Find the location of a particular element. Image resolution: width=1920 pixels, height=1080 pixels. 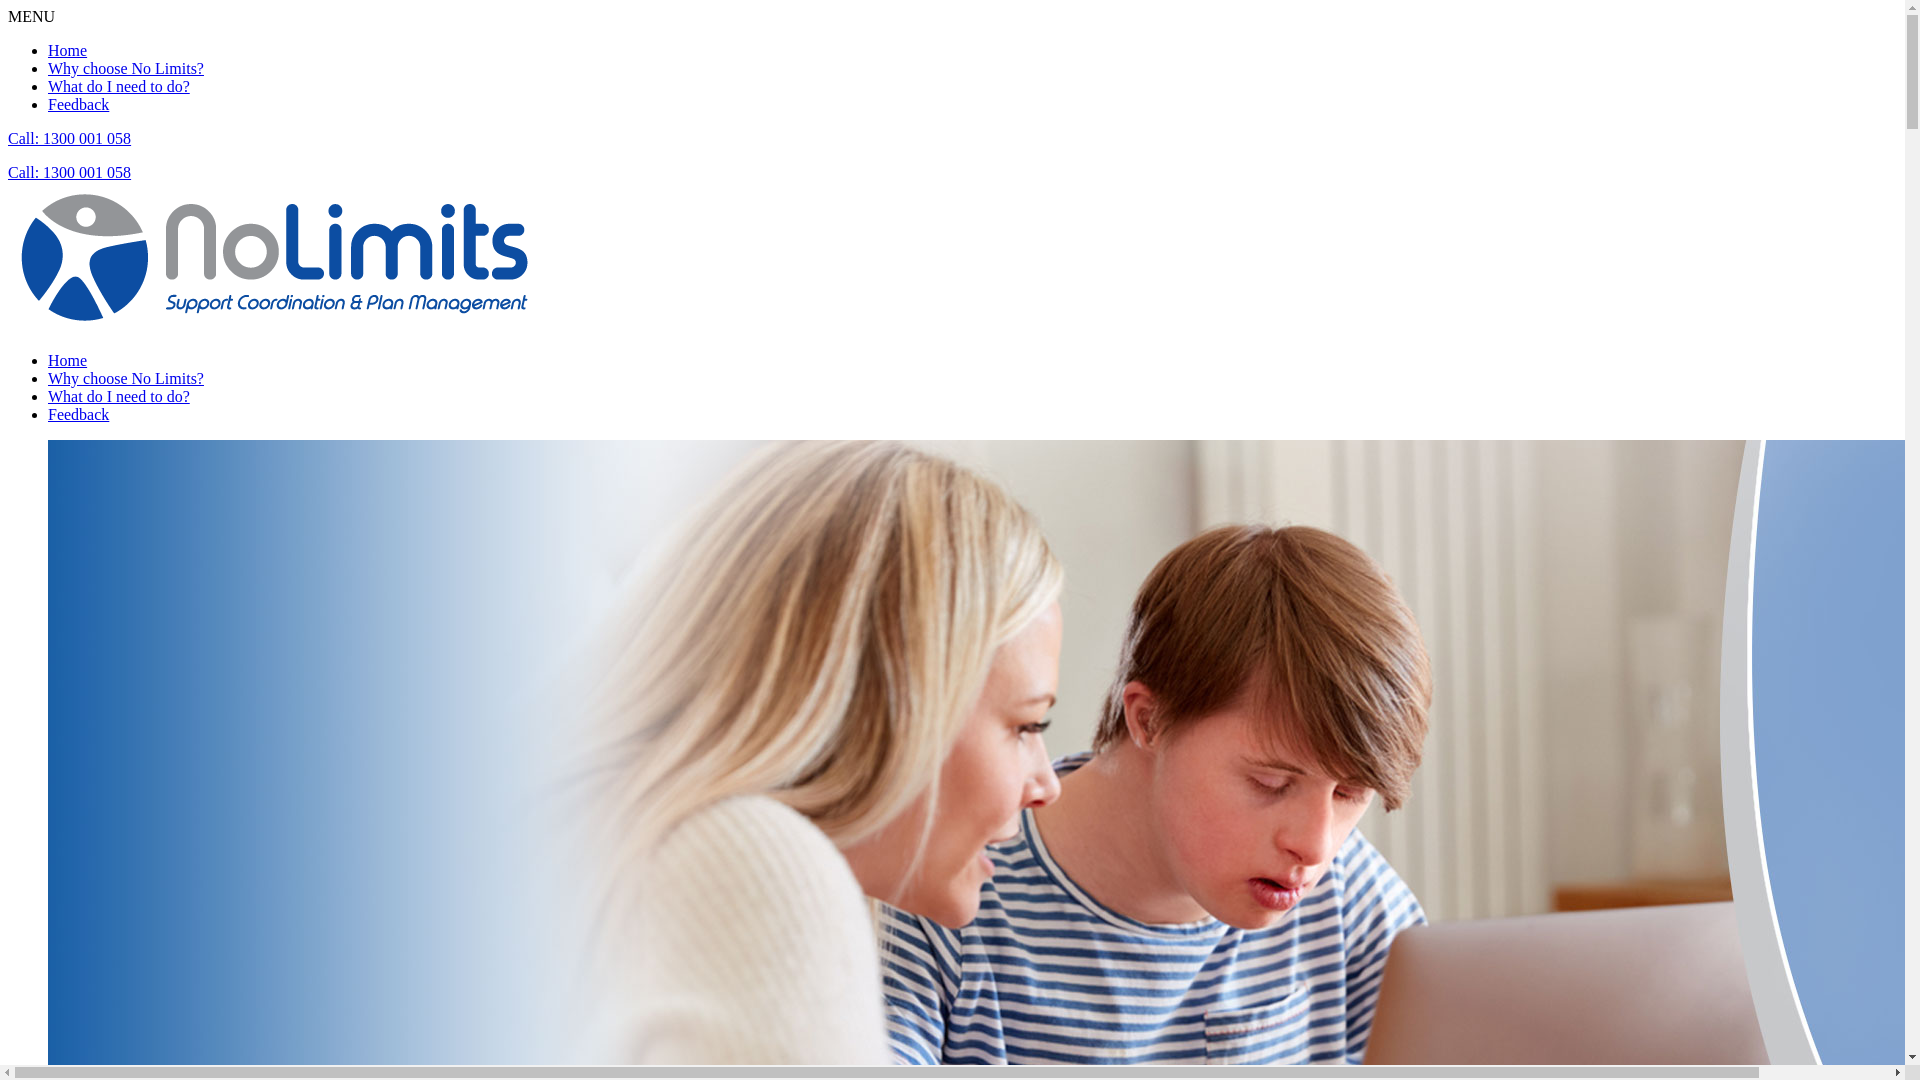

'MENU' is located at coordinates (31, 16).